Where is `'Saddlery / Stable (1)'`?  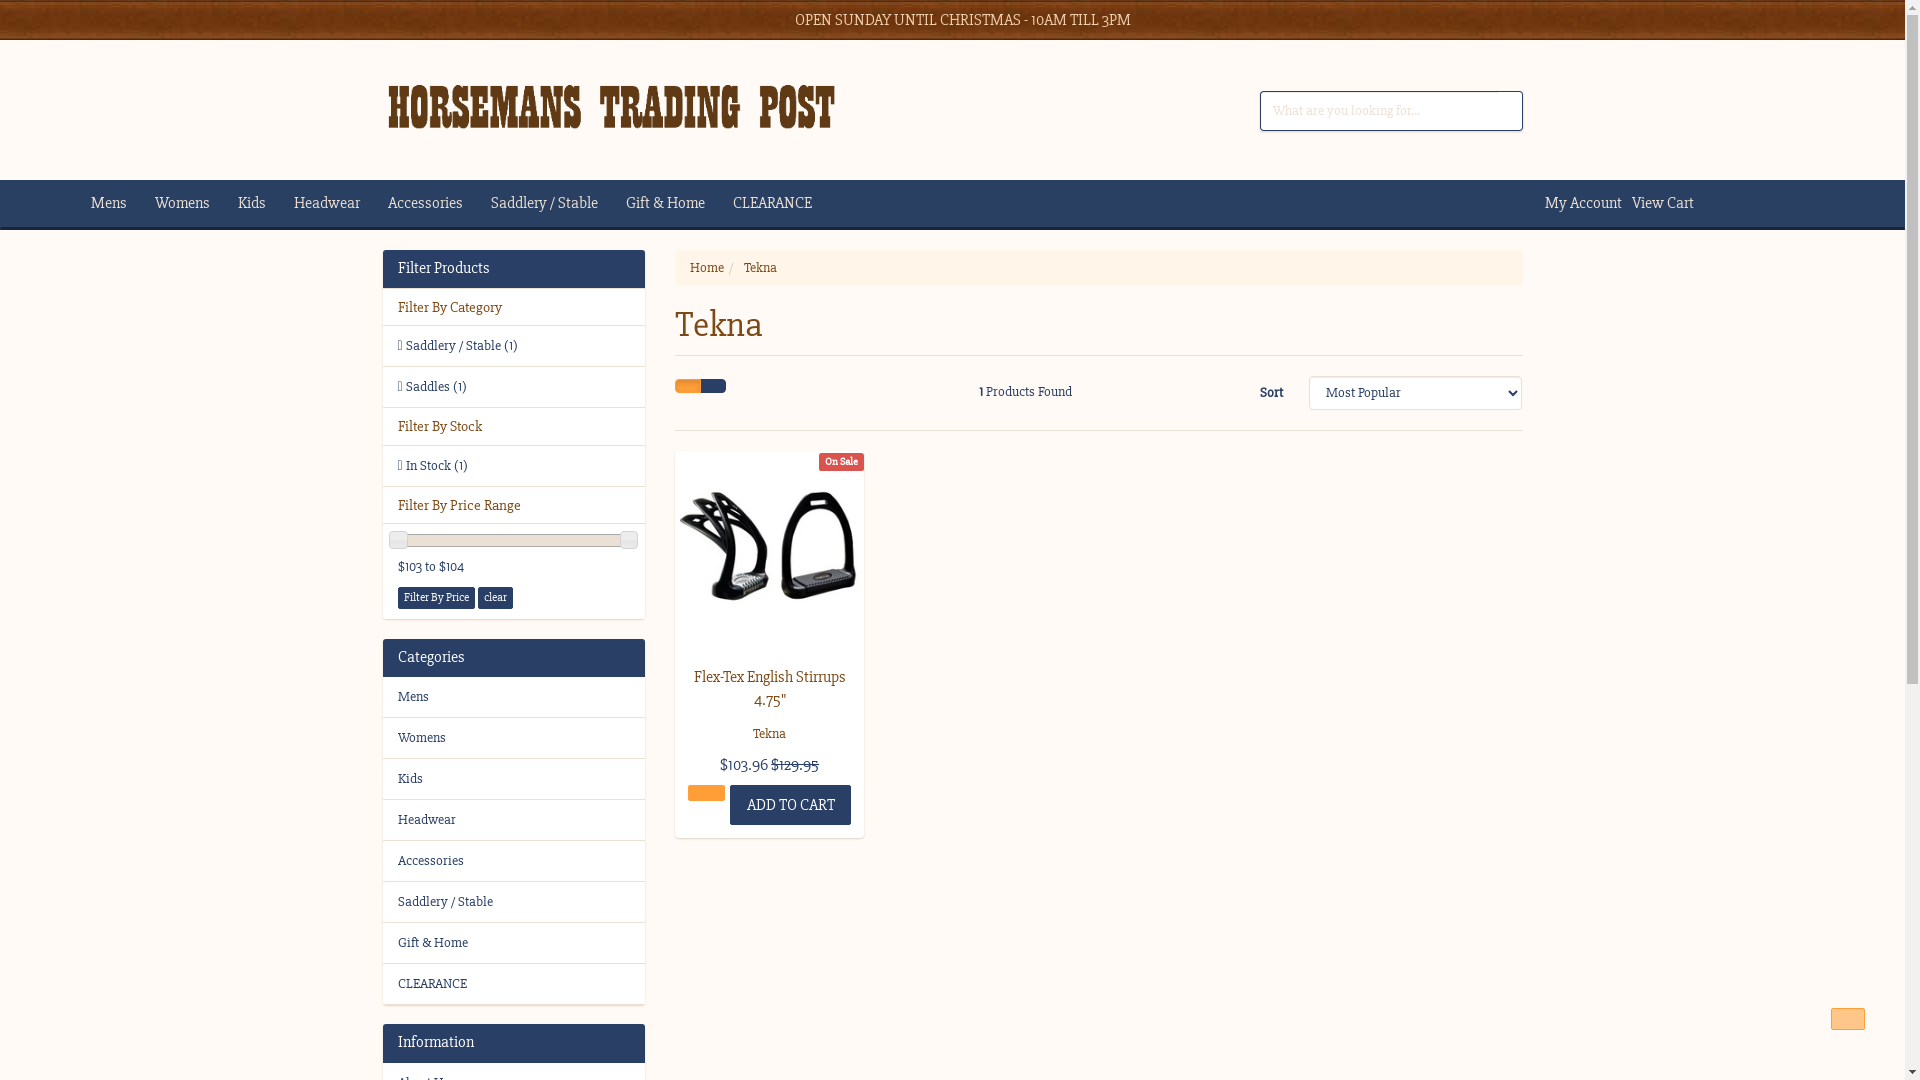 'Saddlery / Stable (1)' is located at coordinates (513, 344).